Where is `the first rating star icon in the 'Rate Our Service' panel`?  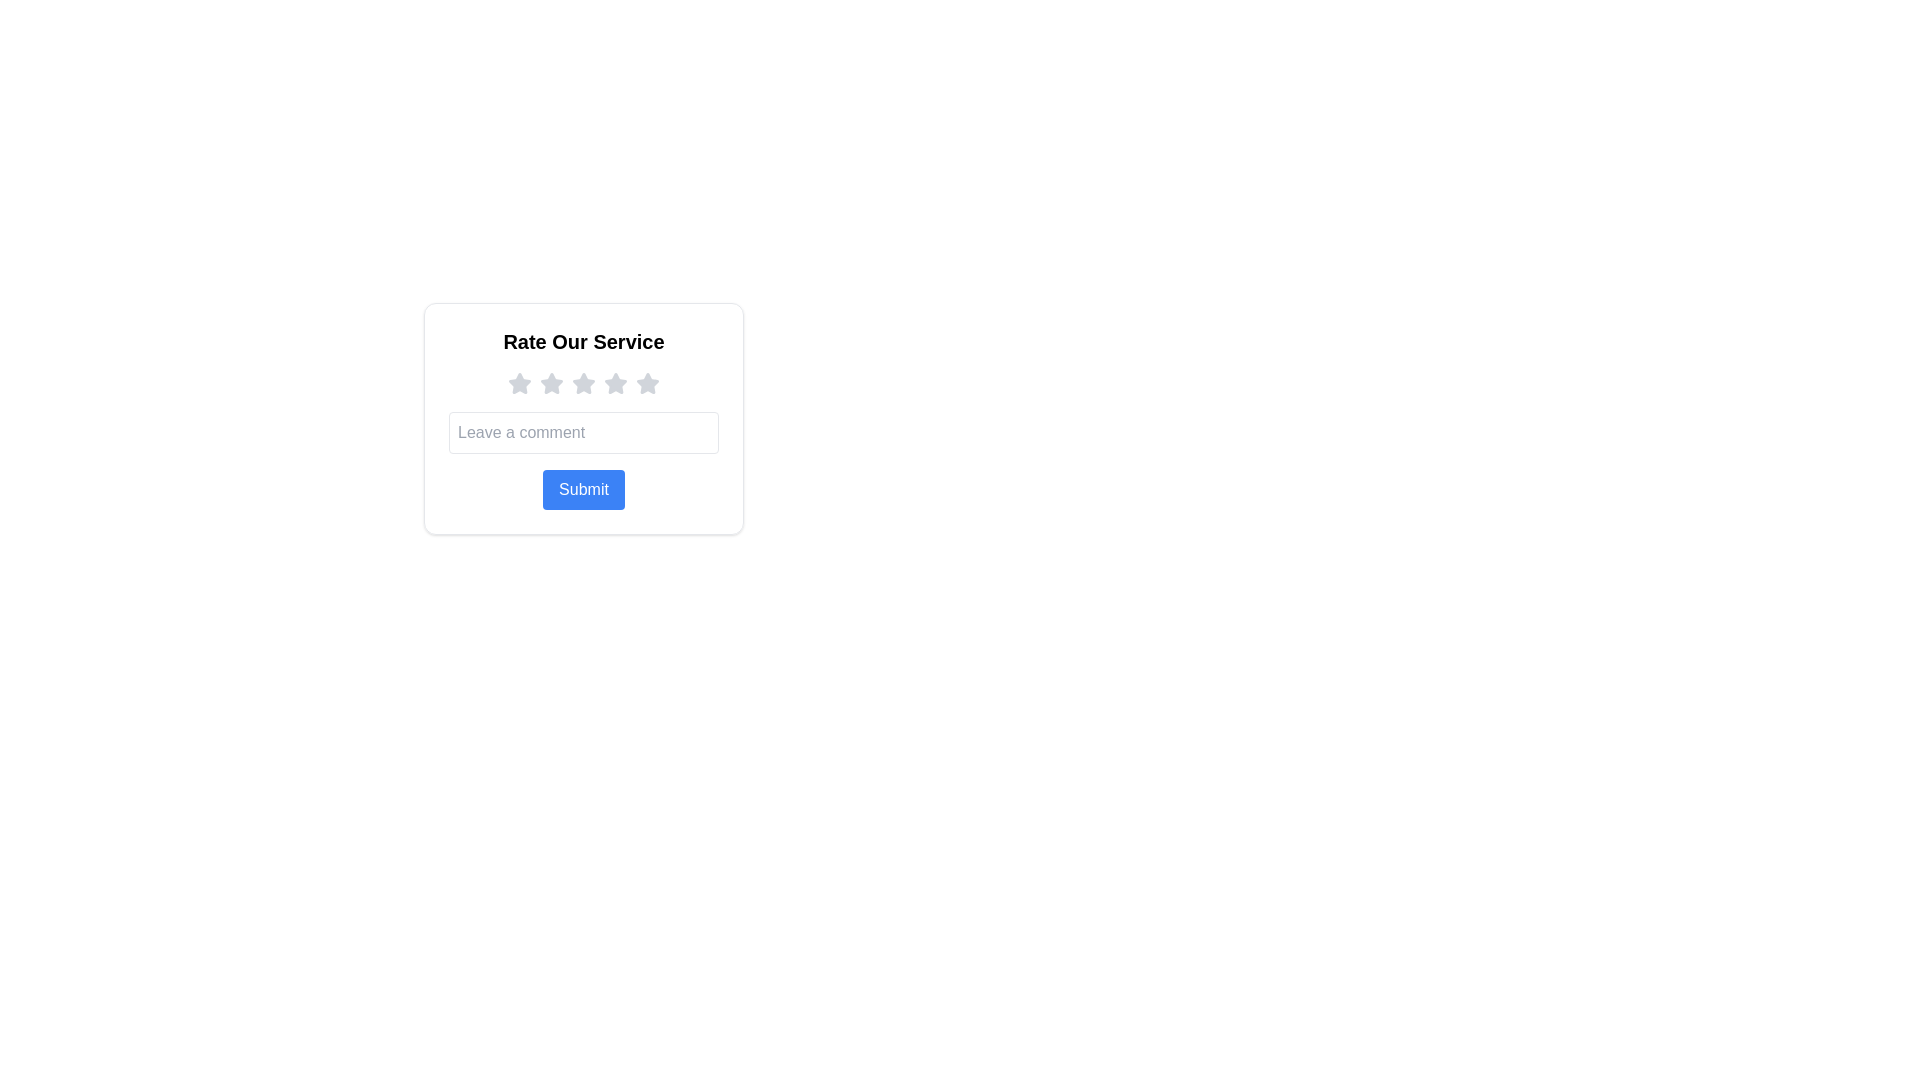
the first rating star icon in the 'Rate Our Service' panel is located at coordinates (519, 384).